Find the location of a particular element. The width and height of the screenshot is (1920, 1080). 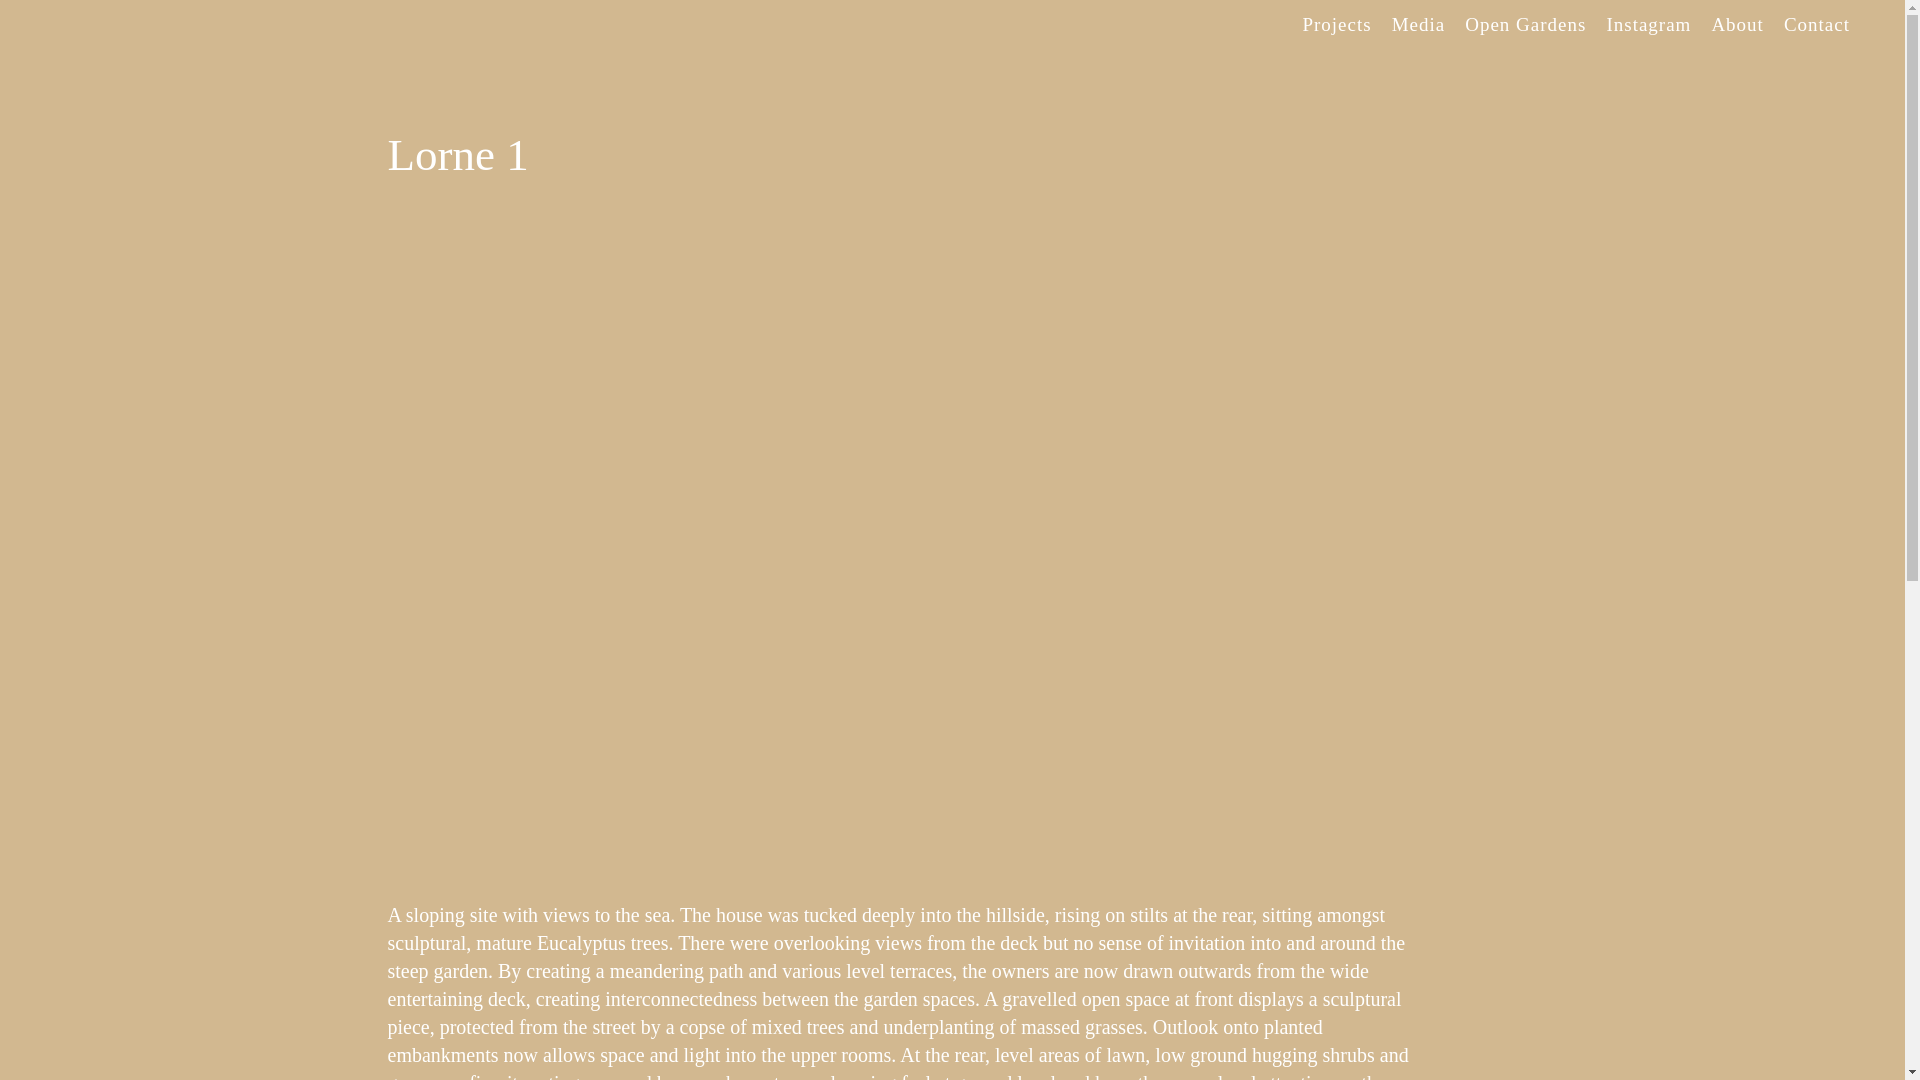

'Instagram' is located at coordinates (1648, 24).